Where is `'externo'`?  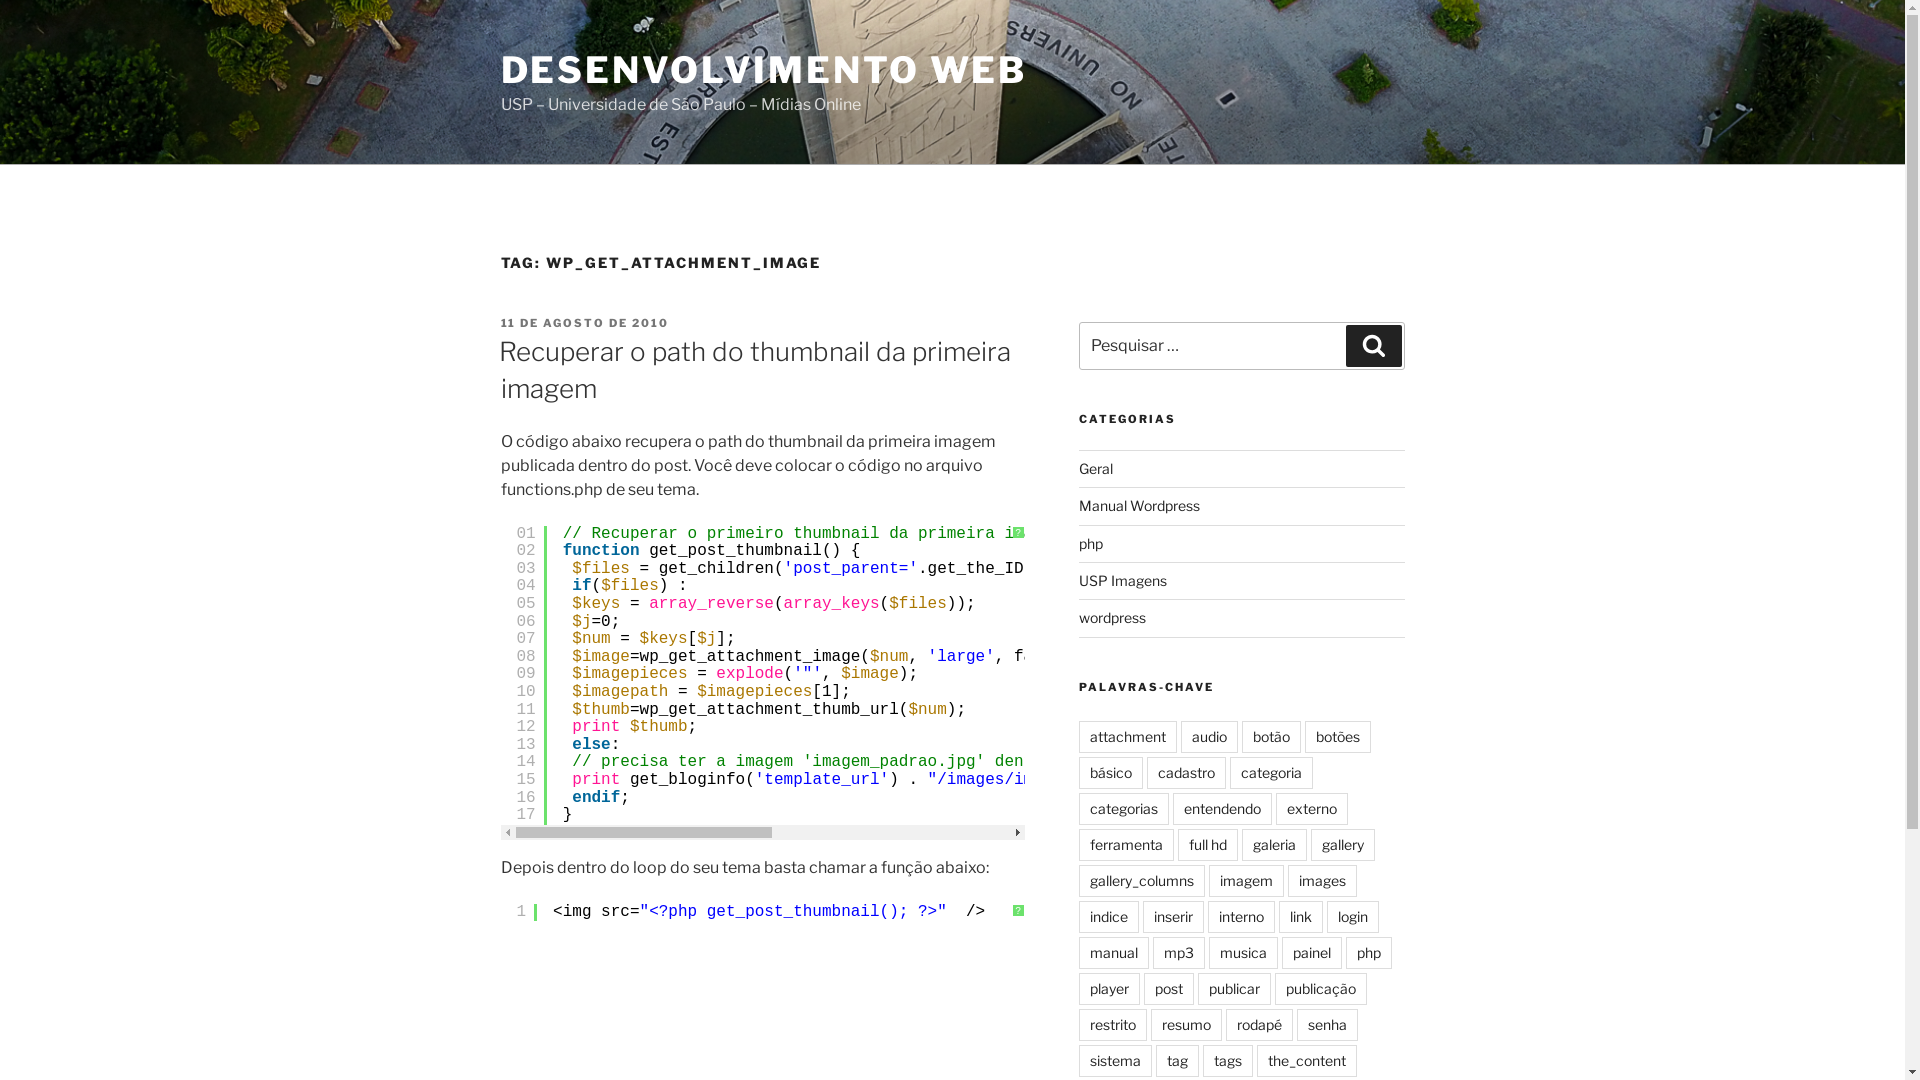 'externo' is located at coordinates (1311, 808).